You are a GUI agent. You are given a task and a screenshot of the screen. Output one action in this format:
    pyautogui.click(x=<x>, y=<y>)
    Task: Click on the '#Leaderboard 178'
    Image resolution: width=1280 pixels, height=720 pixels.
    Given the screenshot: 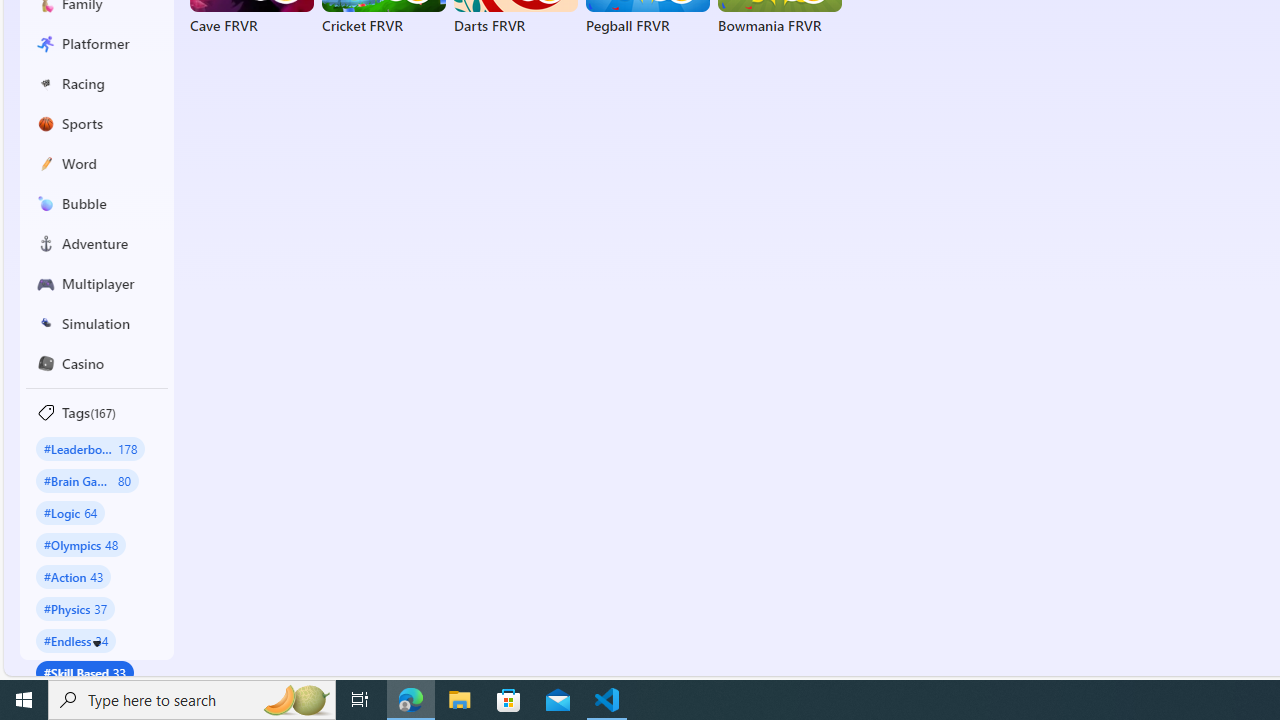 What is the action you would take?
    pyautogui.click(x=89, y=447)
    